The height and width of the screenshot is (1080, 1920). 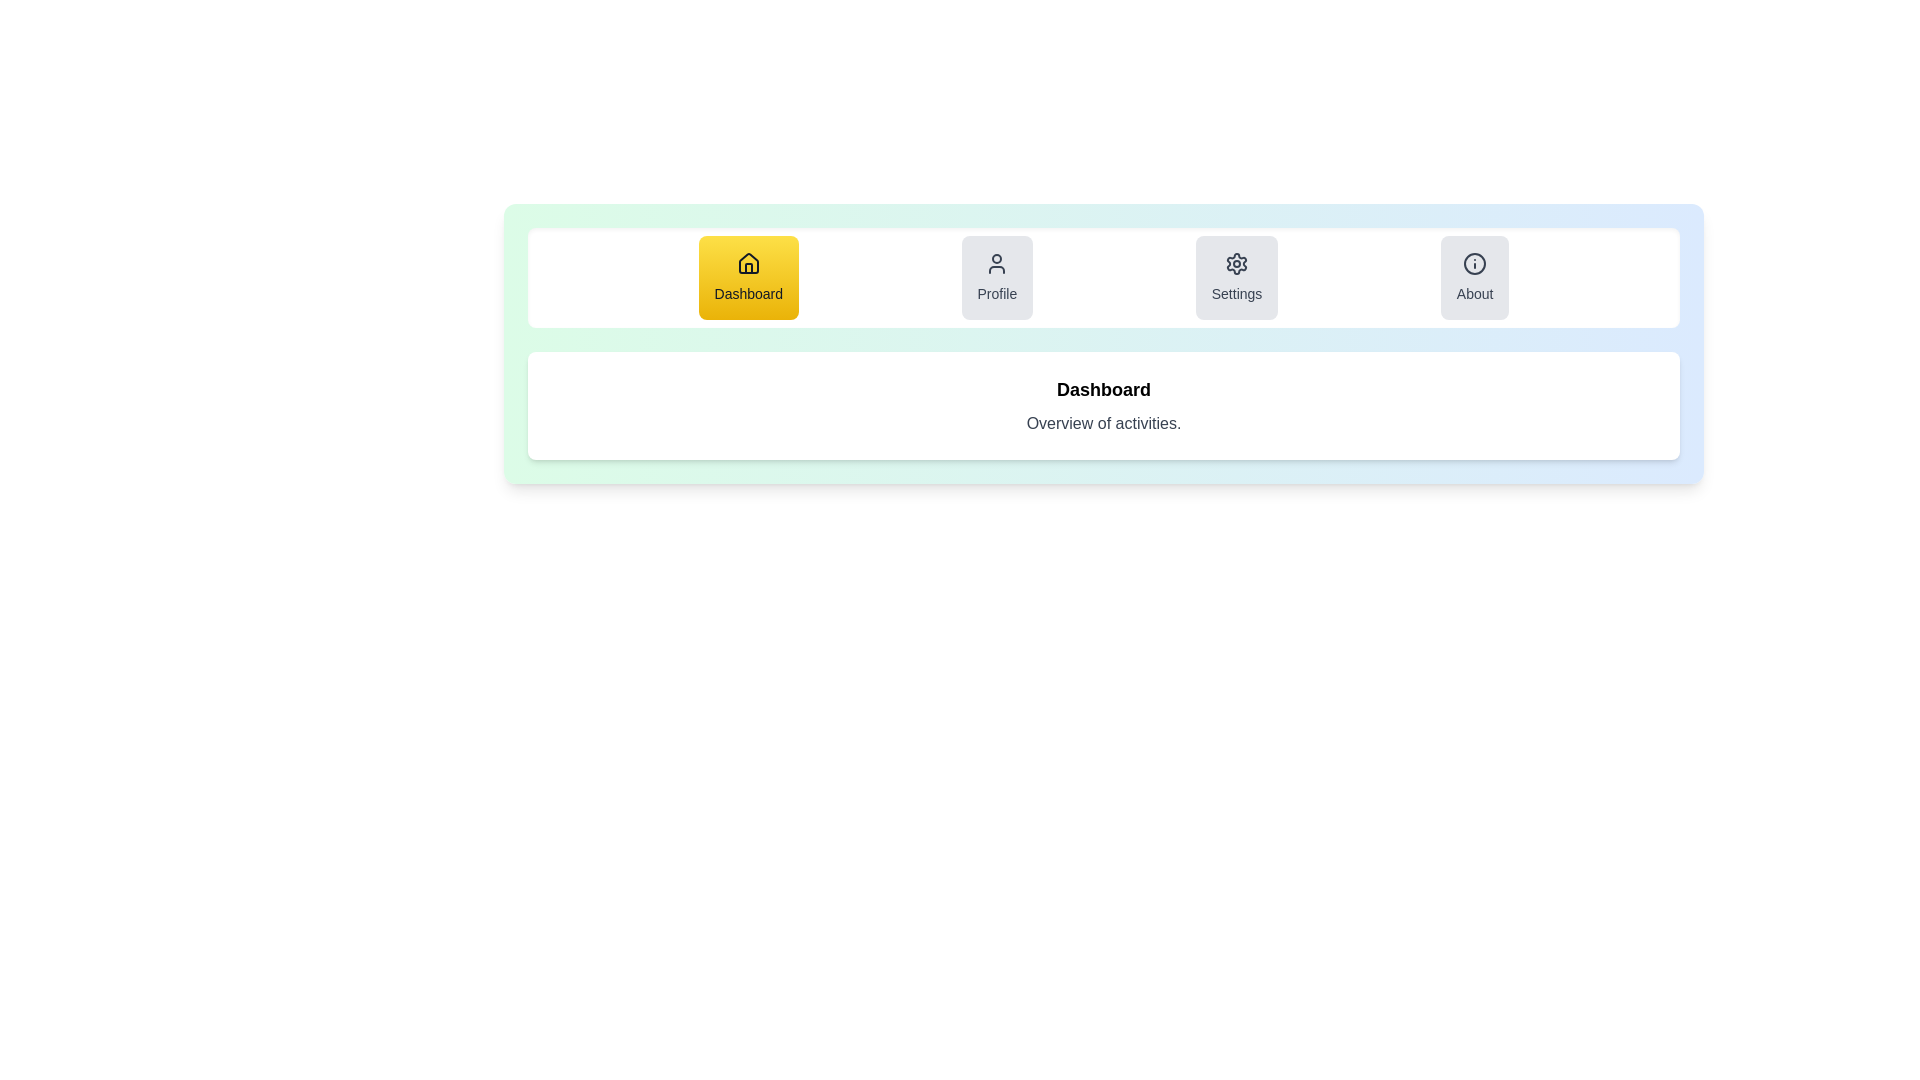 What do you see at coordinates (747, 277) in the screenshot?
I see `the Dashboard tab by clicking on its button` at bounding box center [747, 277].